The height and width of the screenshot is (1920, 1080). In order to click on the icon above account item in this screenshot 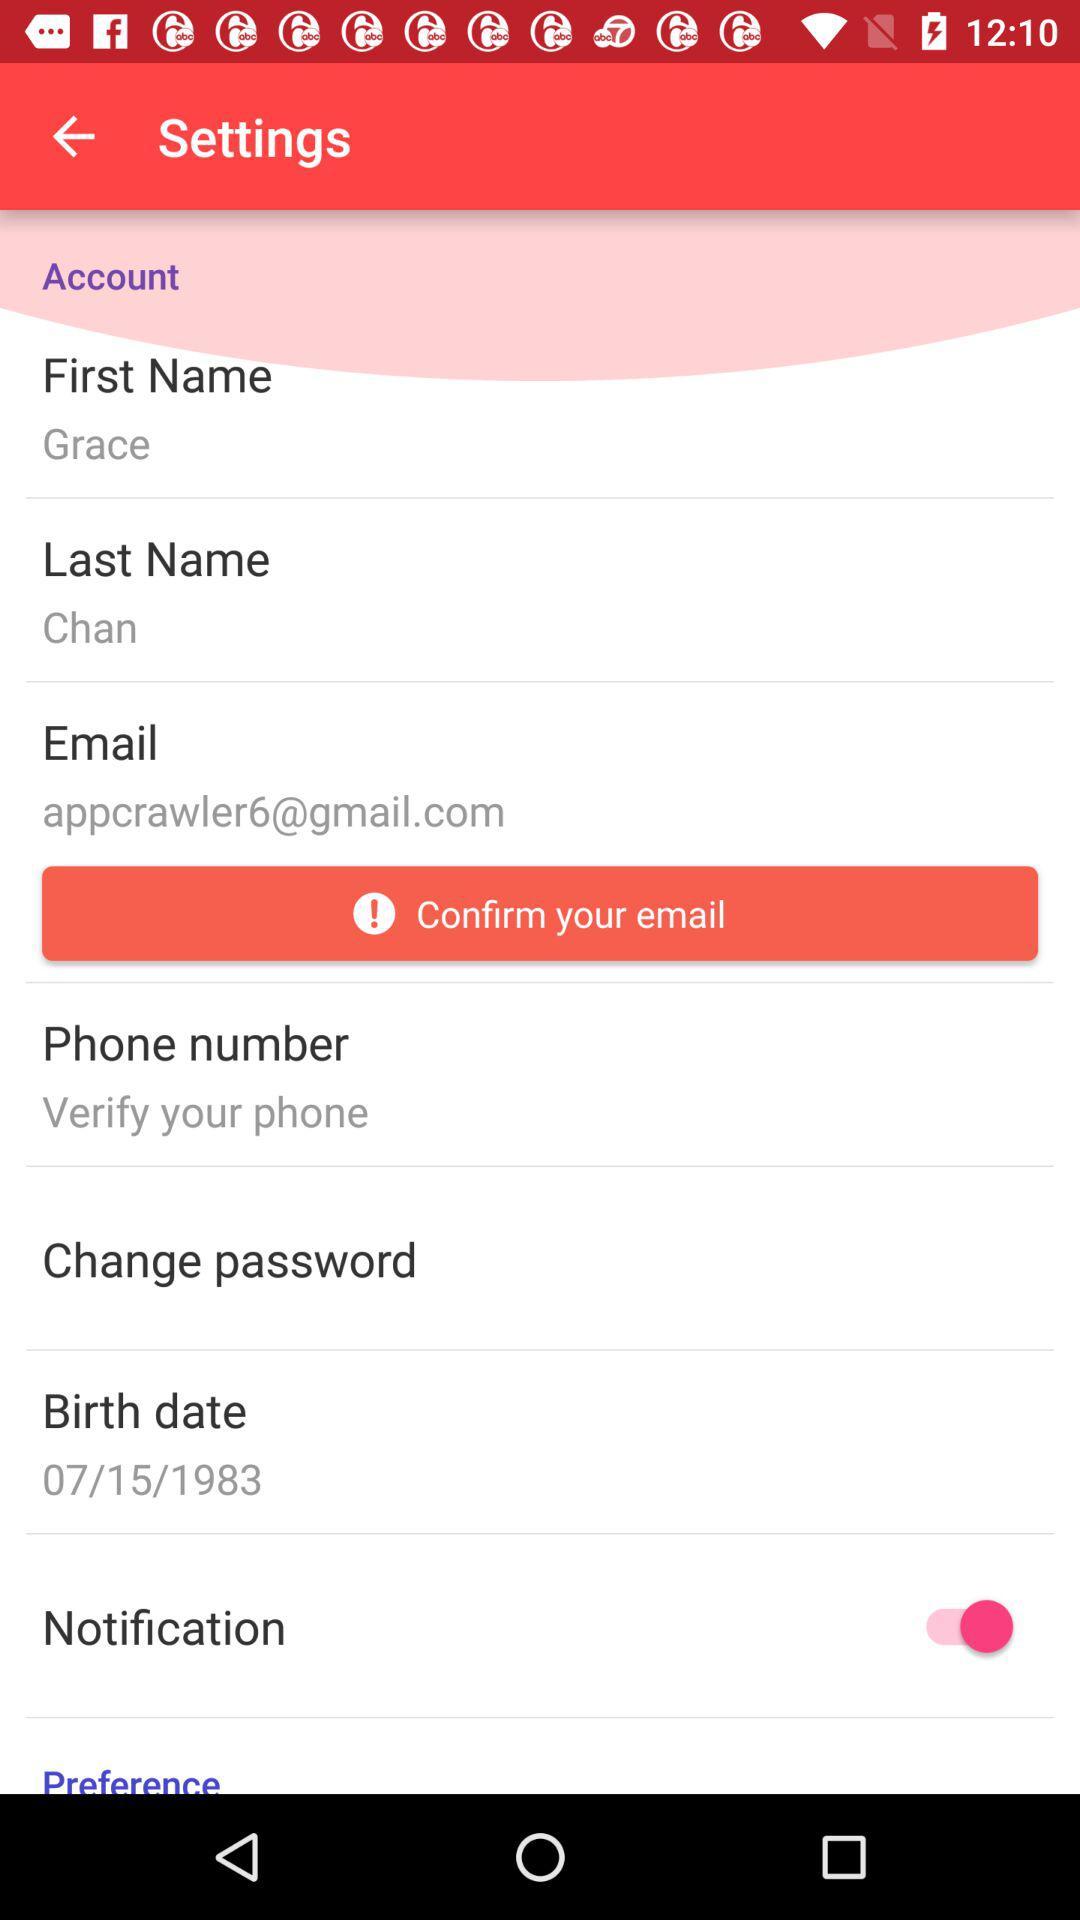, I will do `click(72, 135)`.